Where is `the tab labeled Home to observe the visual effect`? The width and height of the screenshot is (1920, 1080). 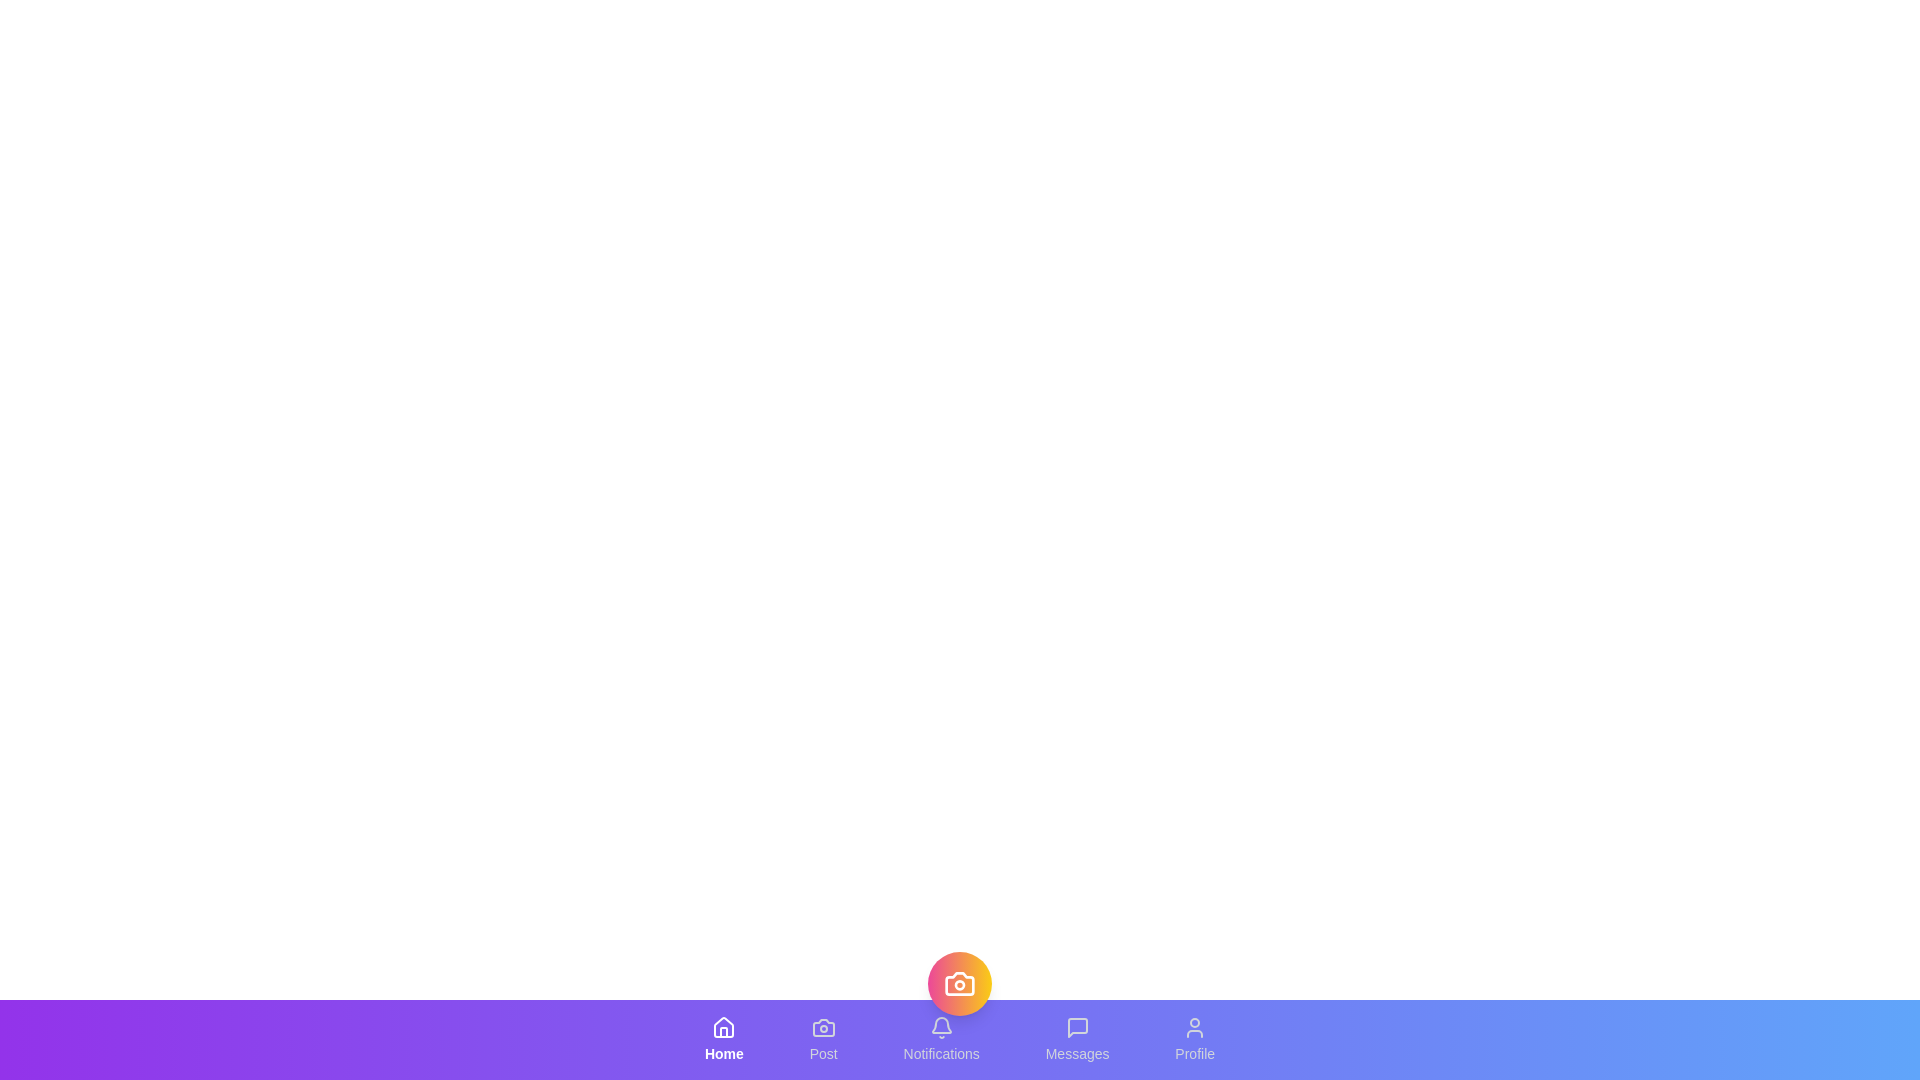
the tab labeled Home to observe the visual effect is located at coordinates (723, 1039).